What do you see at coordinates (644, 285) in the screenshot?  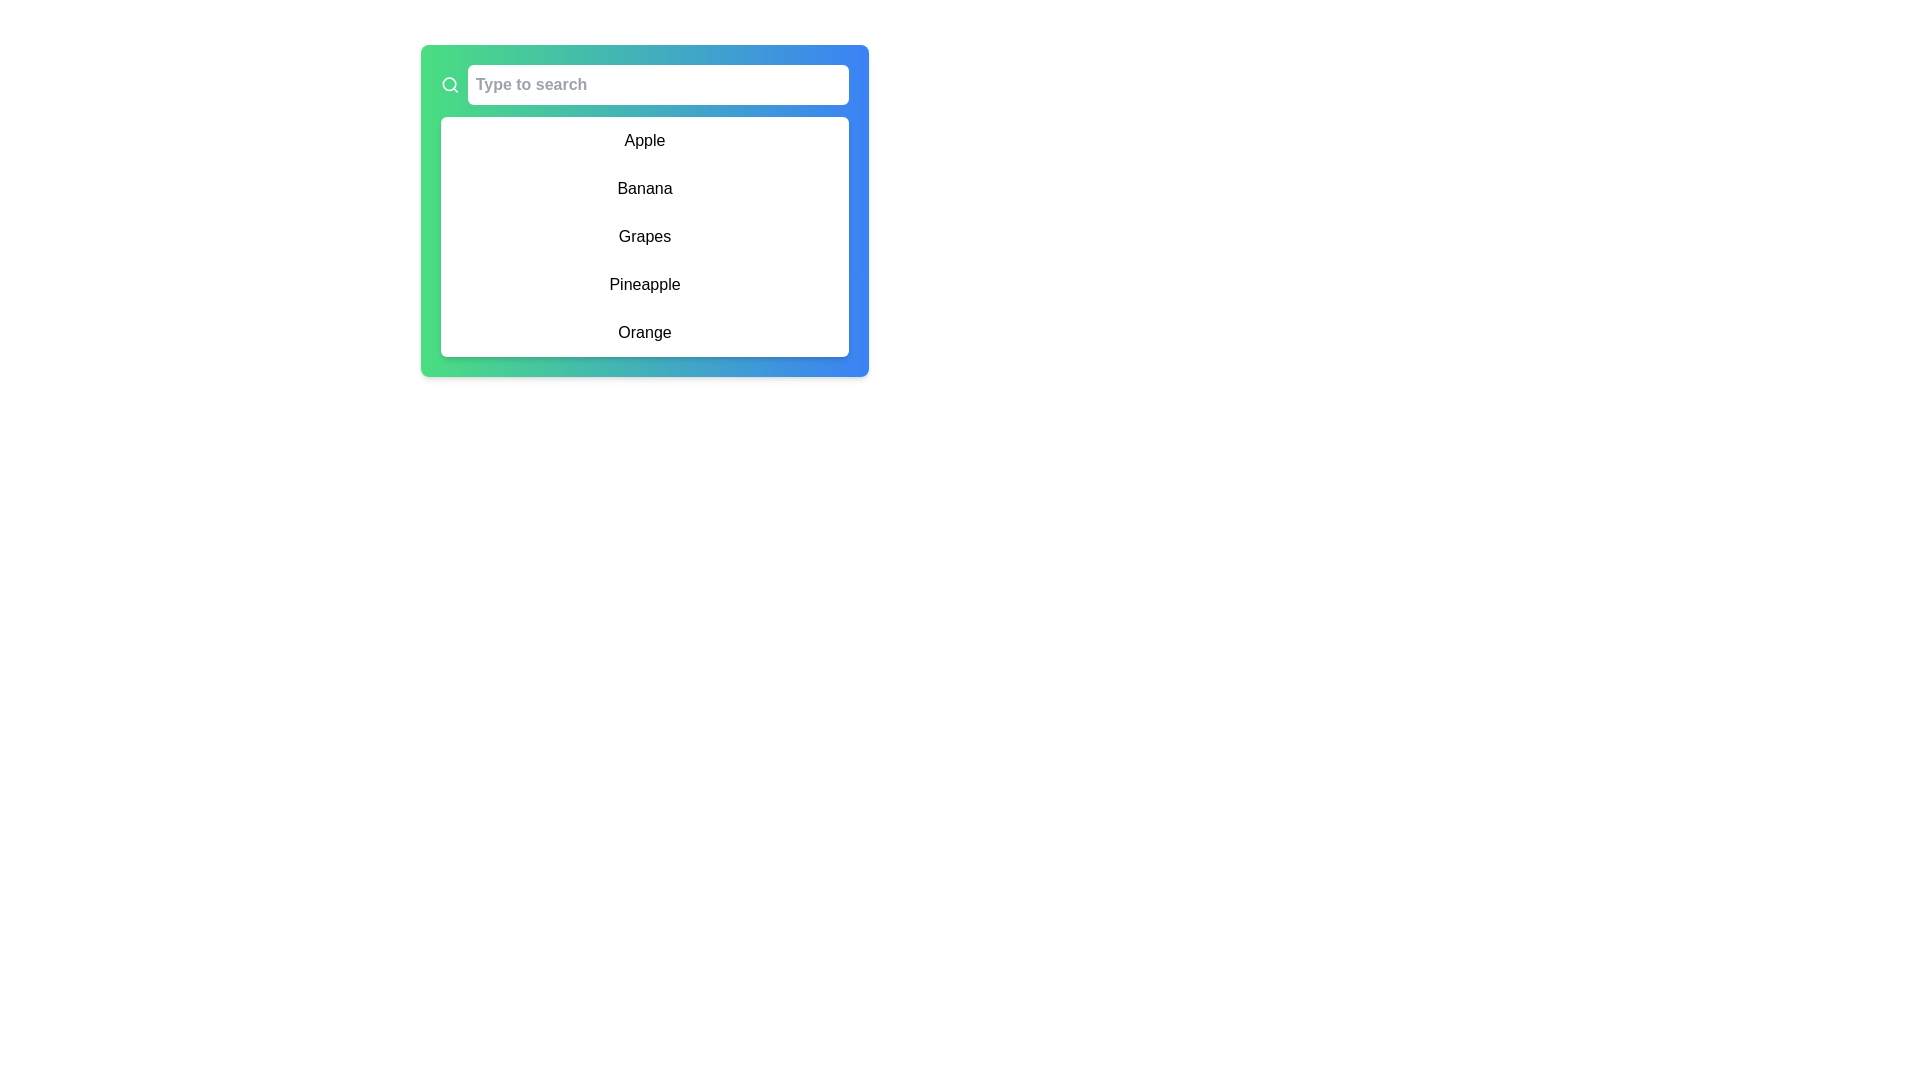 I see `the fourth list item labeled 'Pineapple'` at bounding box center [644, 285].